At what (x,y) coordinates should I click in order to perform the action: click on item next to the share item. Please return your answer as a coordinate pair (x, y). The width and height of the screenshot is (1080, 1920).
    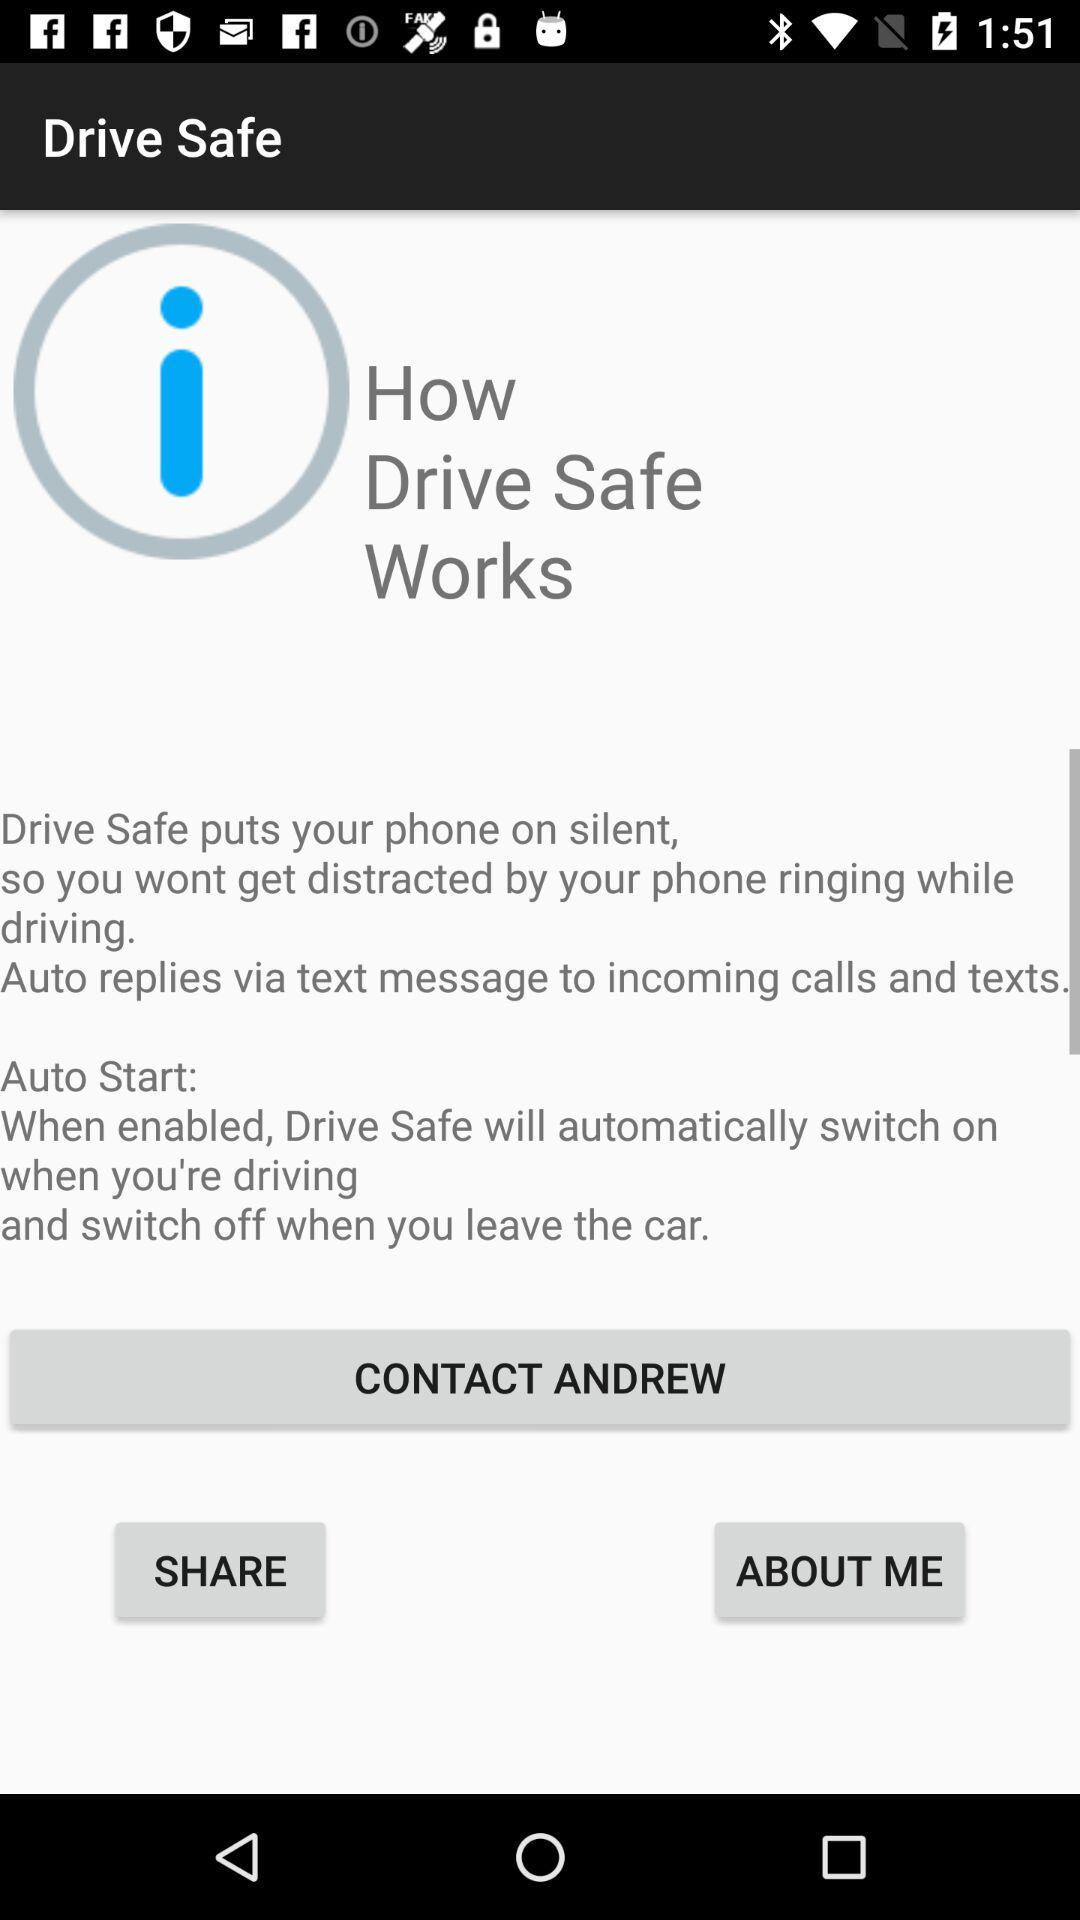
    Looking at the image, I should click on (839, 1568).